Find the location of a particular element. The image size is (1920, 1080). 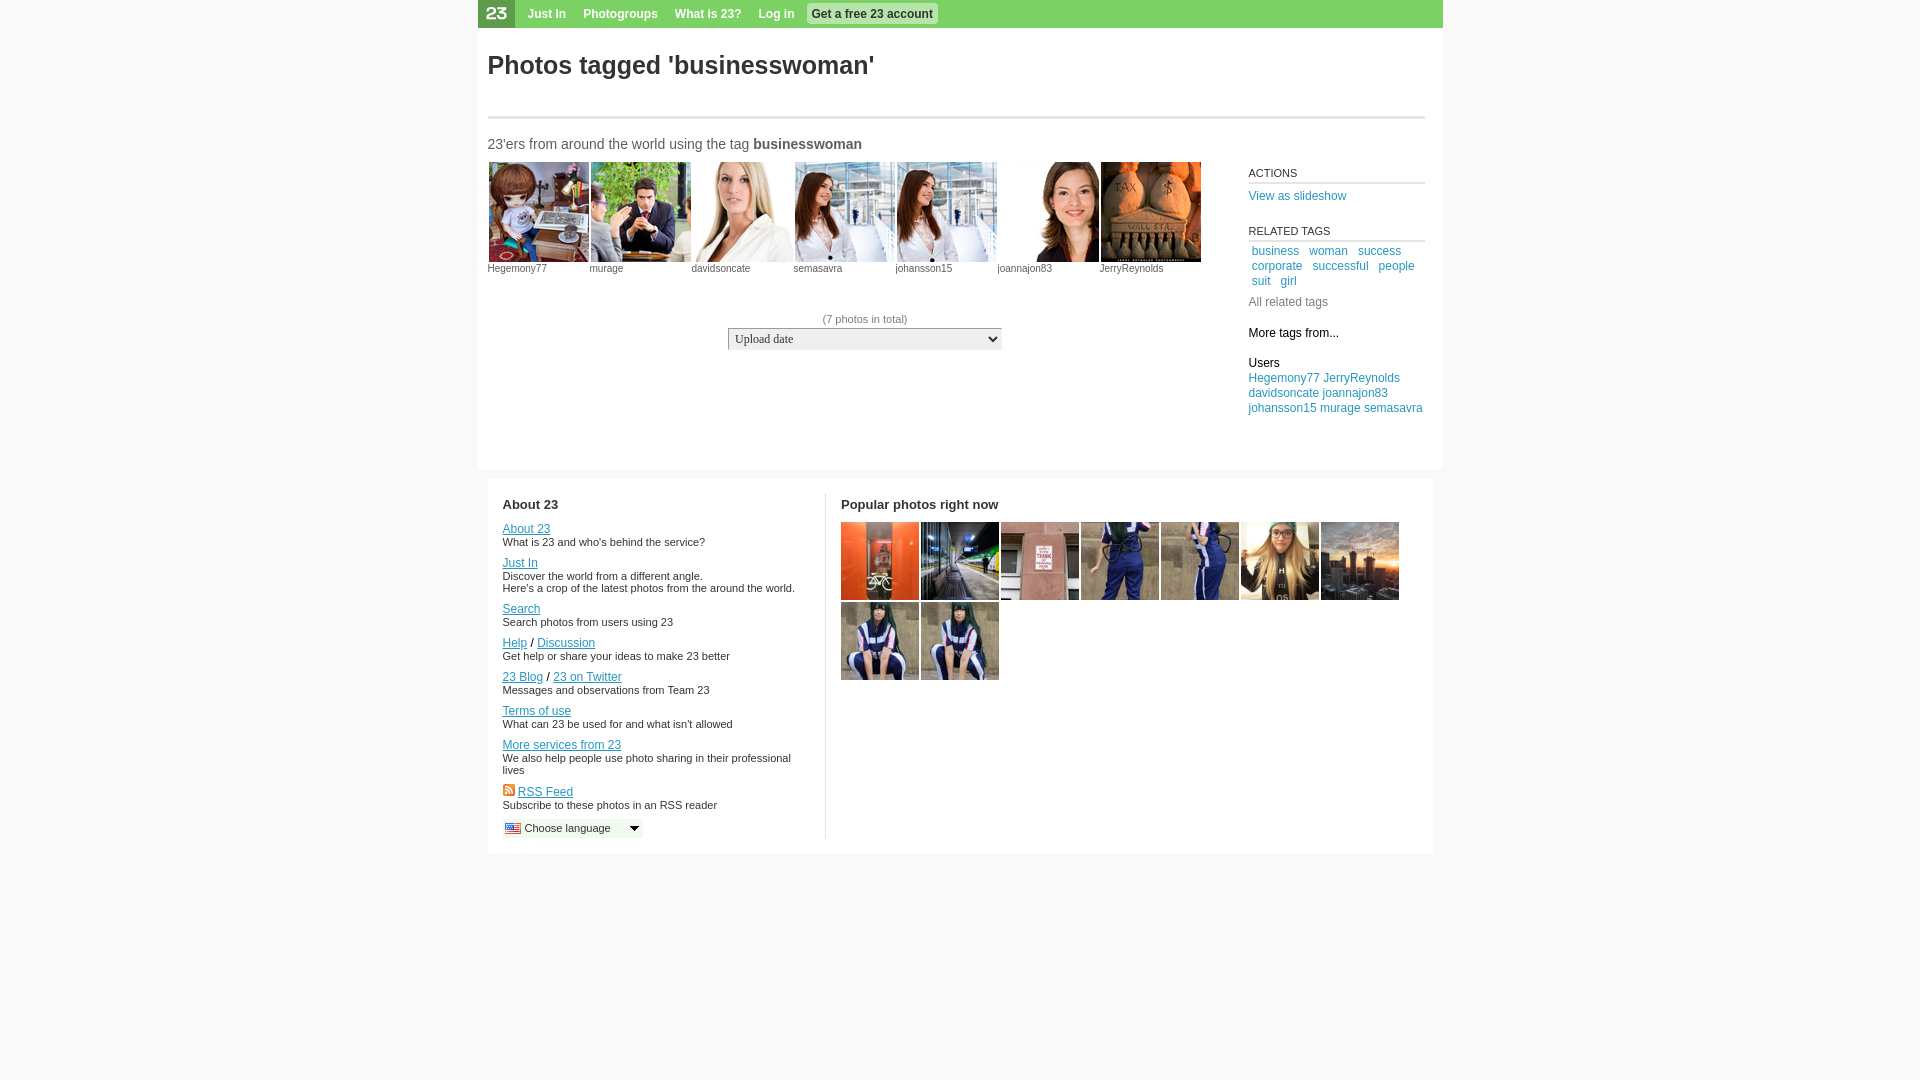

'woman' is located at coordinates (1328, 249).